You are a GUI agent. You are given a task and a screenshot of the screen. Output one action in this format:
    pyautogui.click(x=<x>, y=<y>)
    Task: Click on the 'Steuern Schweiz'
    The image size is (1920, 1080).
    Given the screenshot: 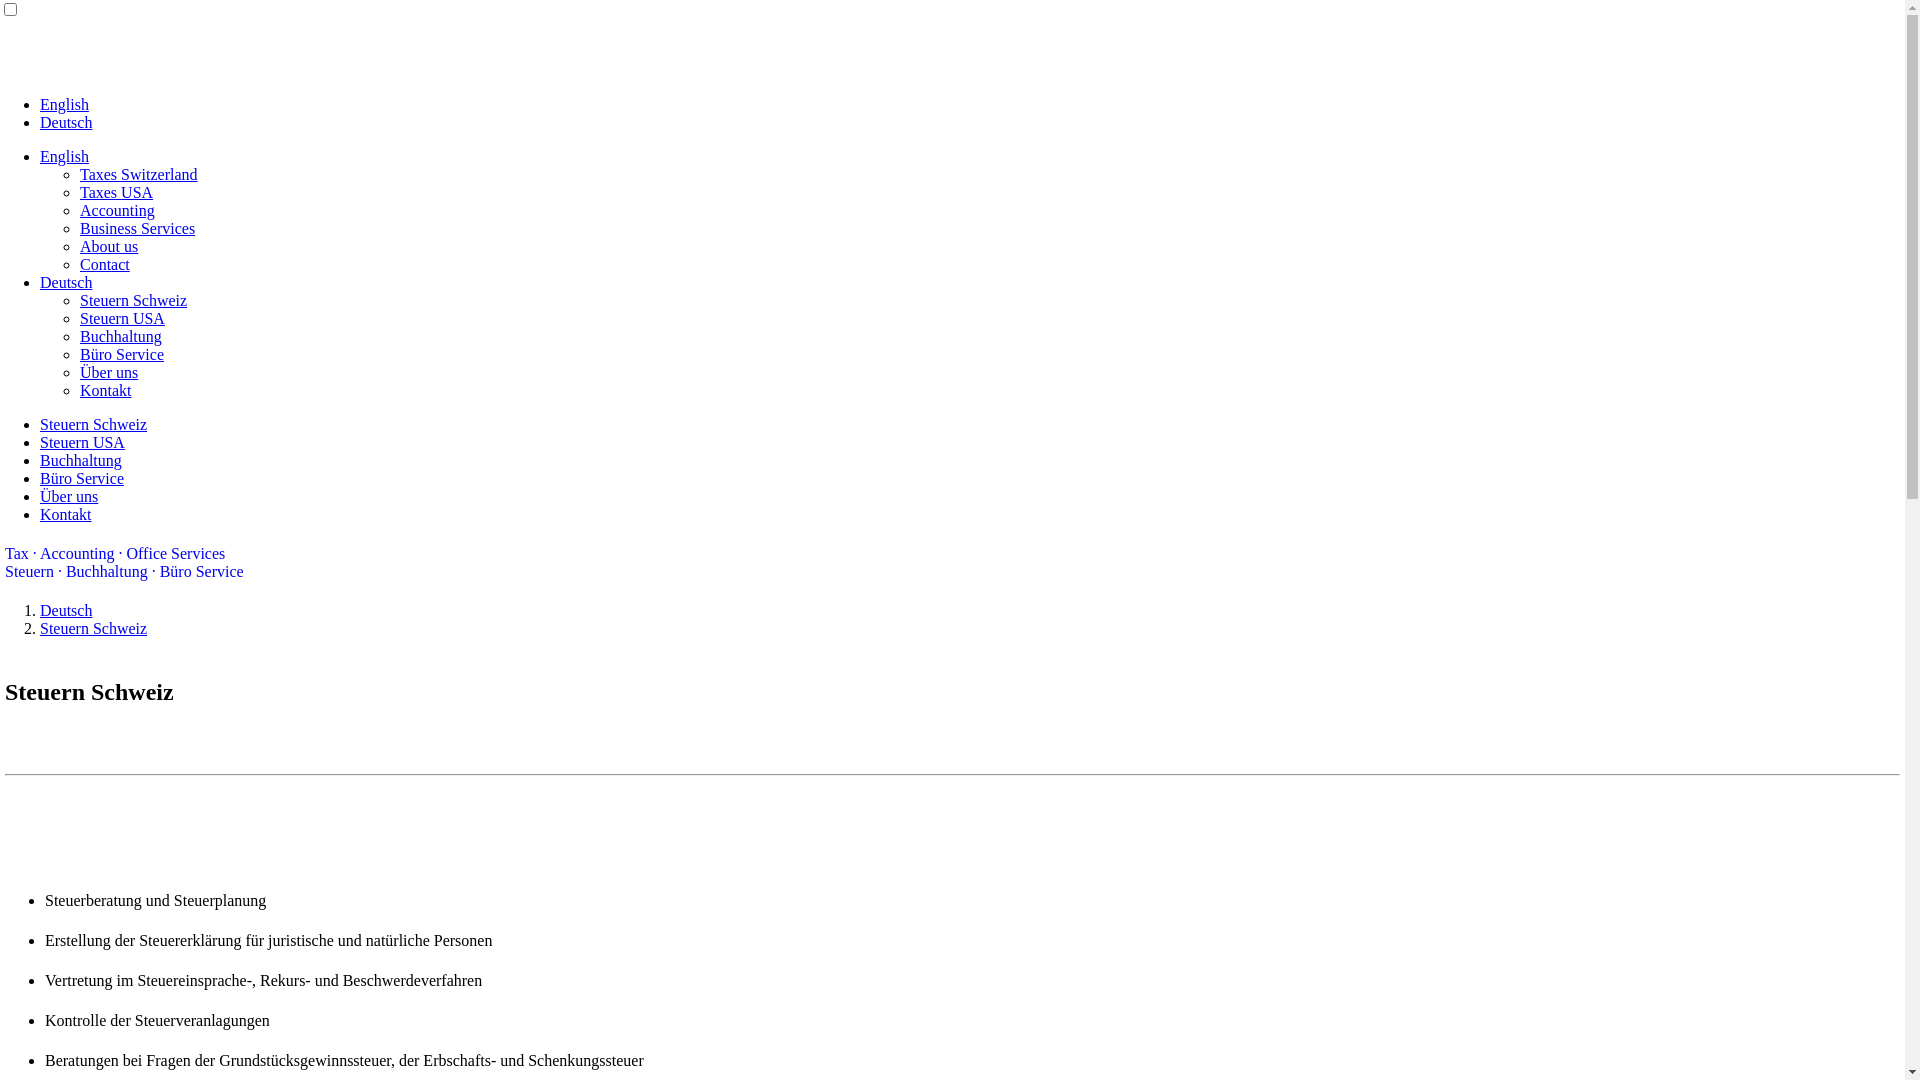 What is the action you would take?
    pyautogui.click(x=92, y=627)
    